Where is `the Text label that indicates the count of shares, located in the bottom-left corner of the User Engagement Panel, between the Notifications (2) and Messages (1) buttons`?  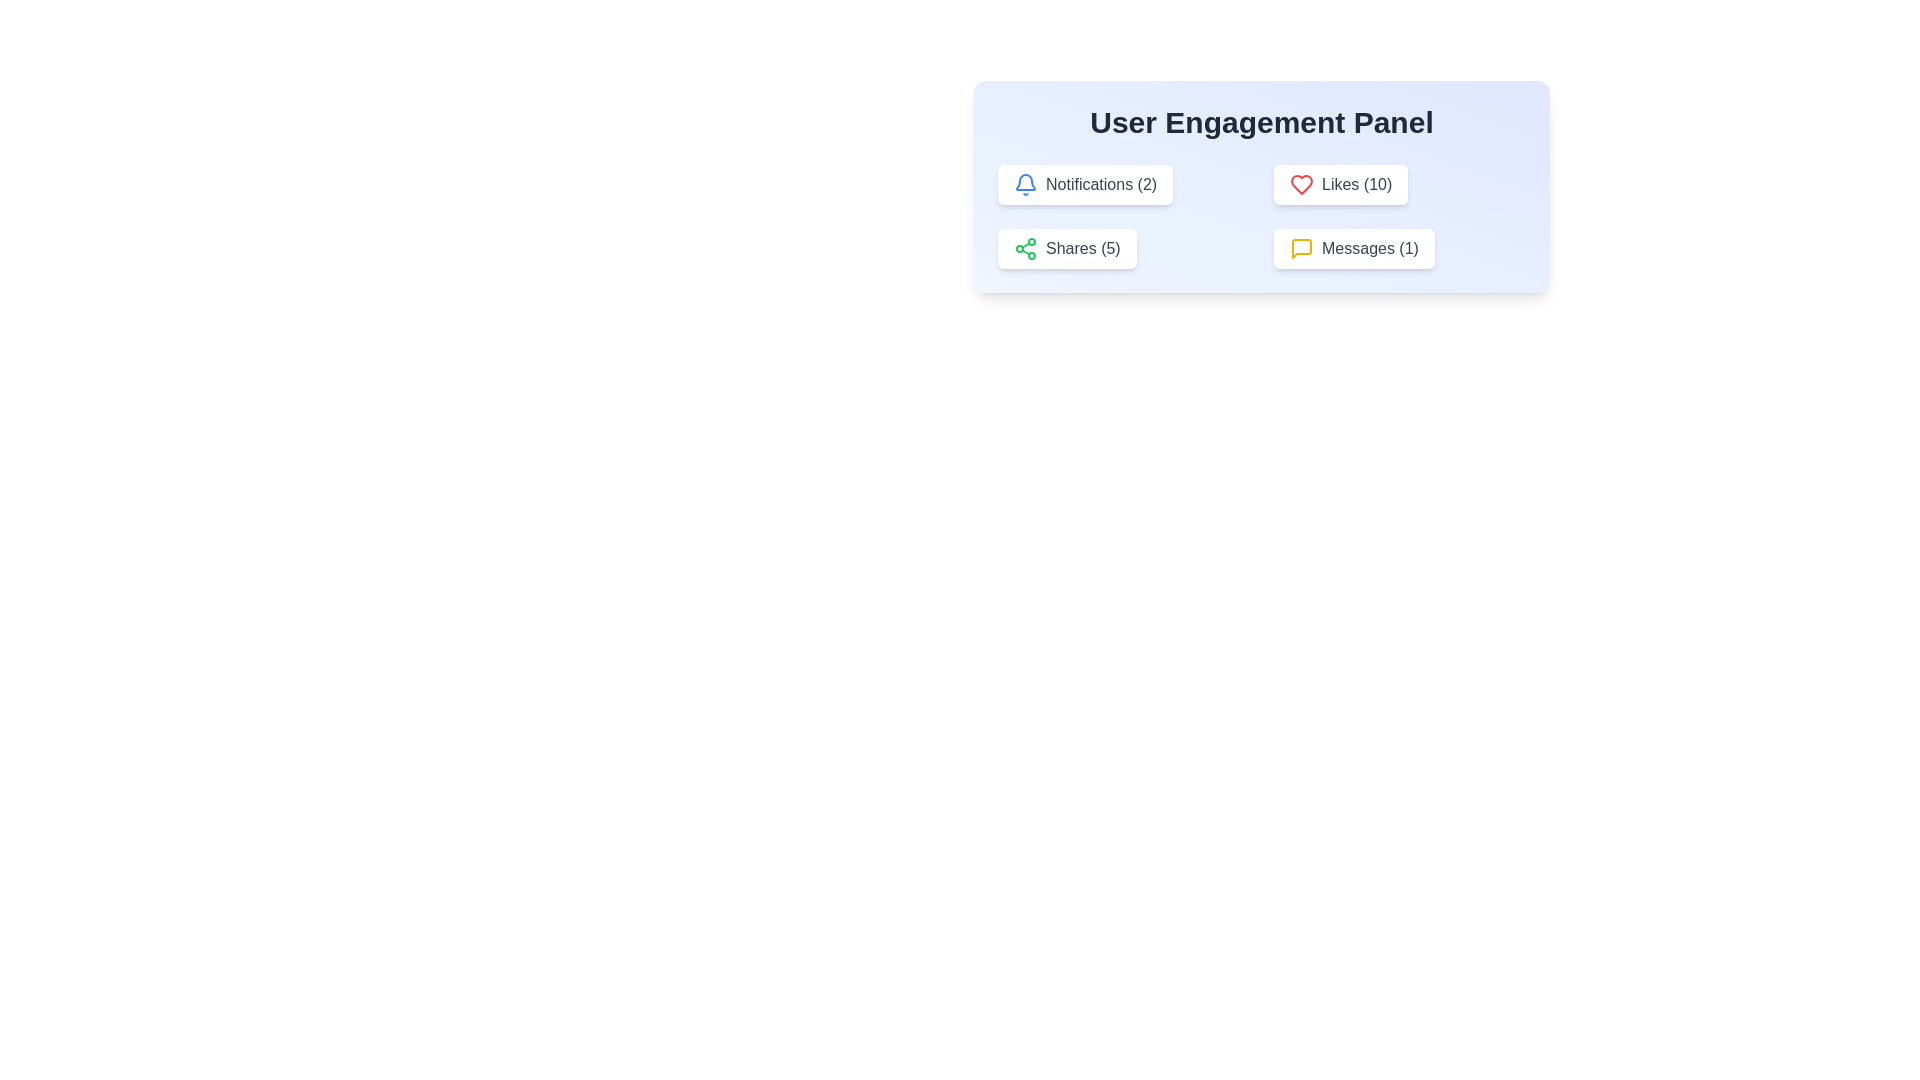 the Text label that indicates the count of shares, located in the bottom-left corner of the User Engagement Panel, between the Notifications (2) and Messages (1) buttons is located at coordinates (1082, 248).